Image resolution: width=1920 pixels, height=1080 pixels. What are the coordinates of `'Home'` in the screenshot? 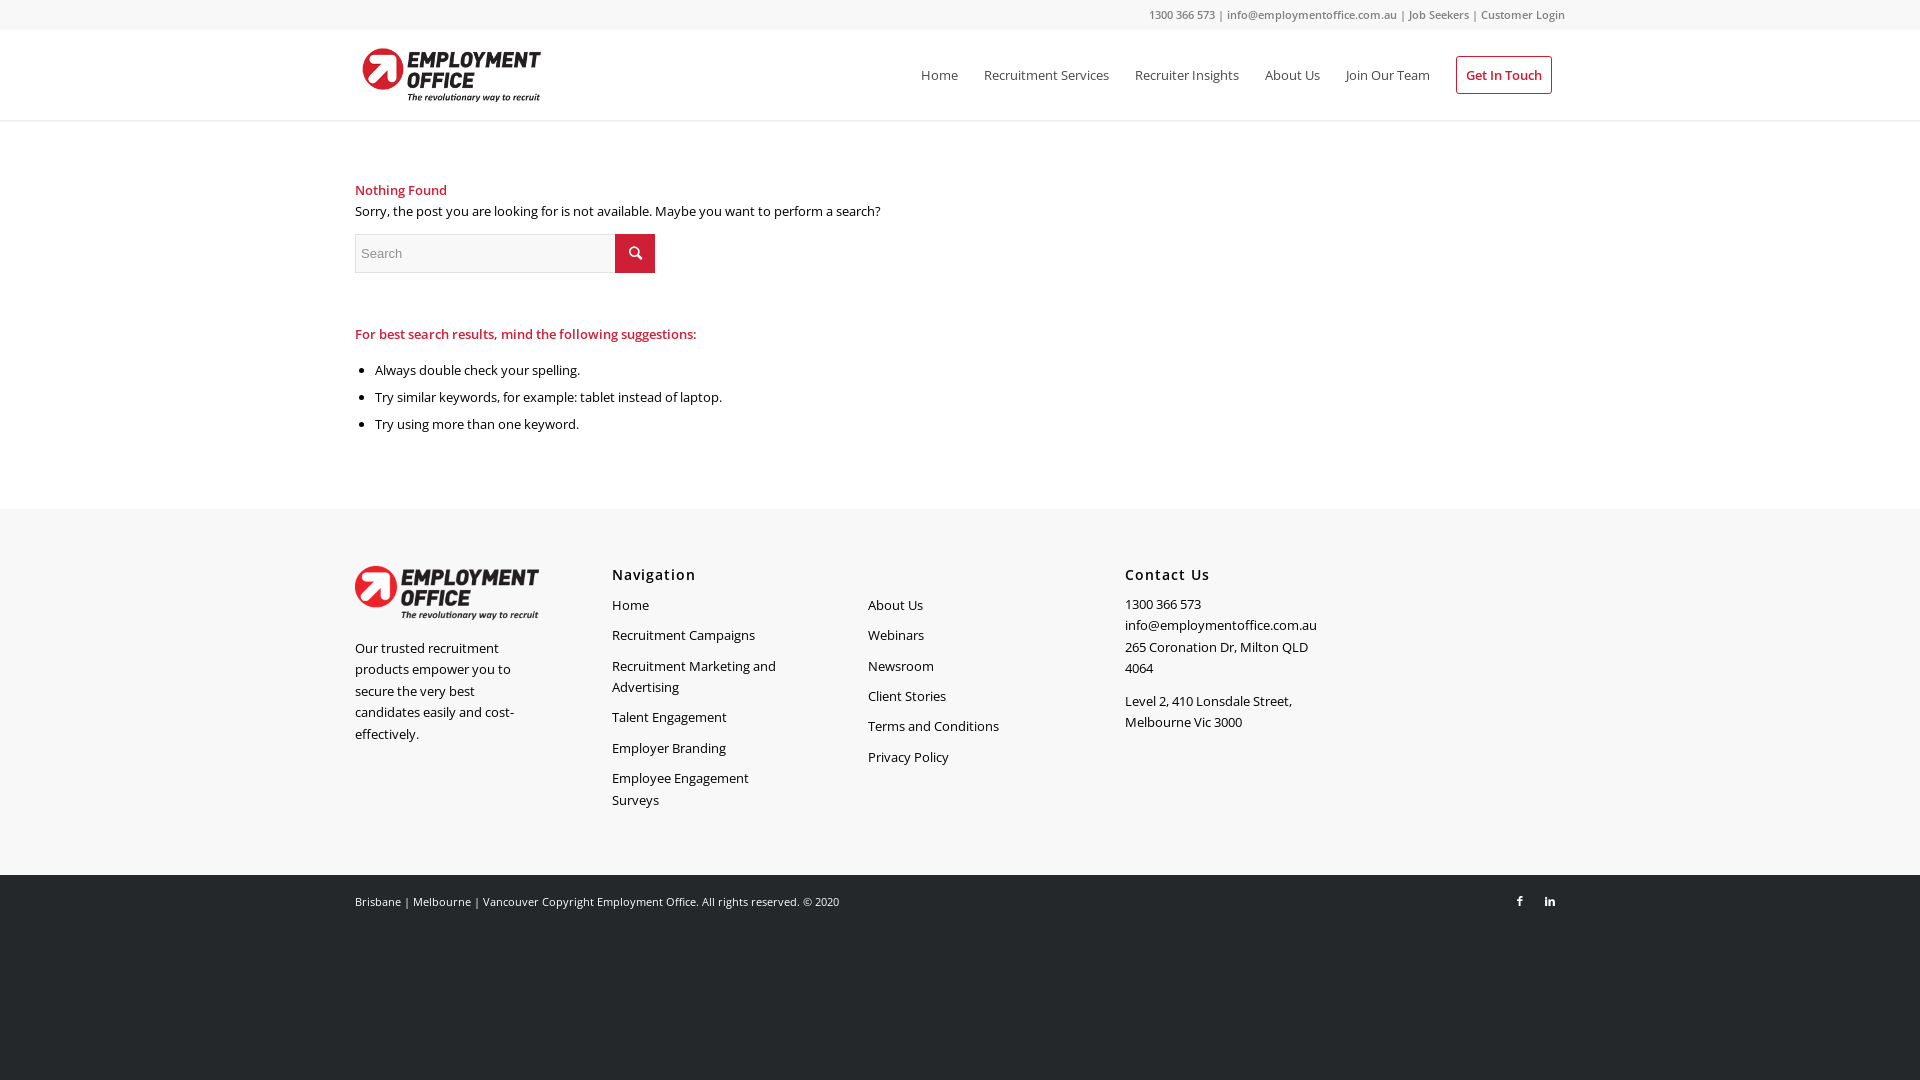 It's located at (938, 73).